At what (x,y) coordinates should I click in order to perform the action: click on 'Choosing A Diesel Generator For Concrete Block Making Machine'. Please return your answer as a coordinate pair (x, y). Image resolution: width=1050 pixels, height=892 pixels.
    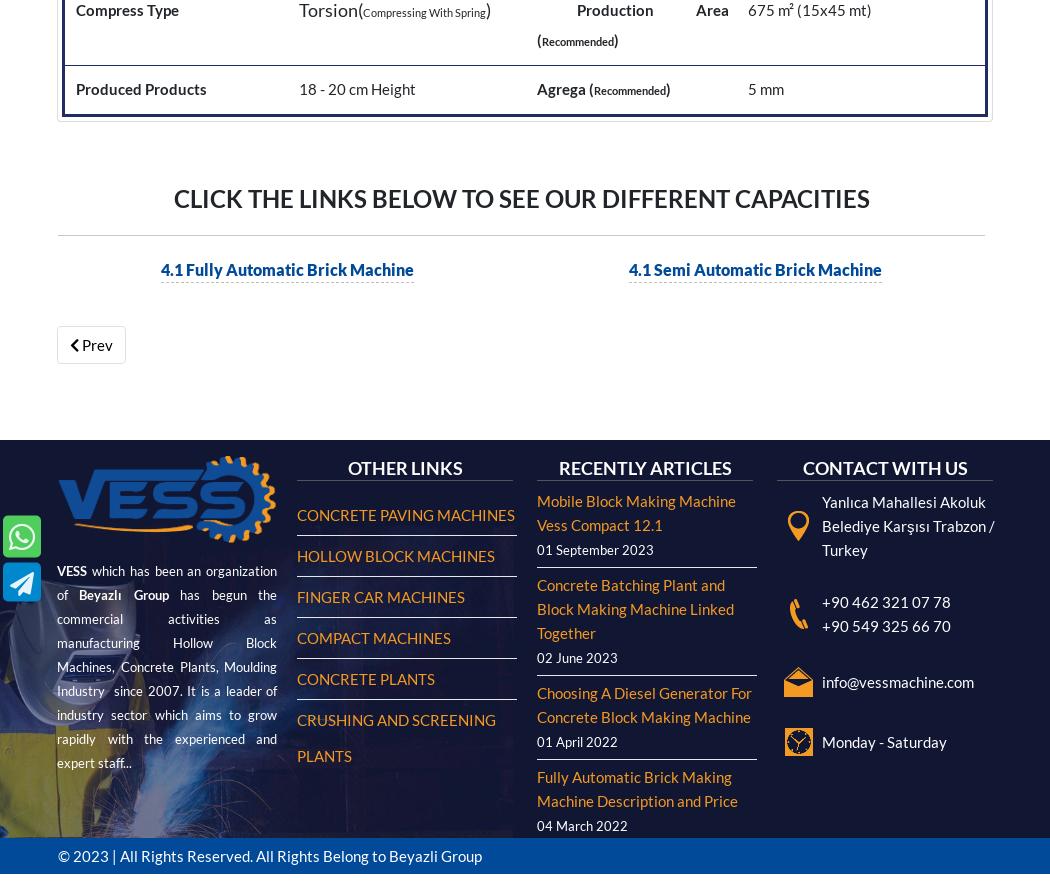
    Looking at the image, I should click on (536, 63).